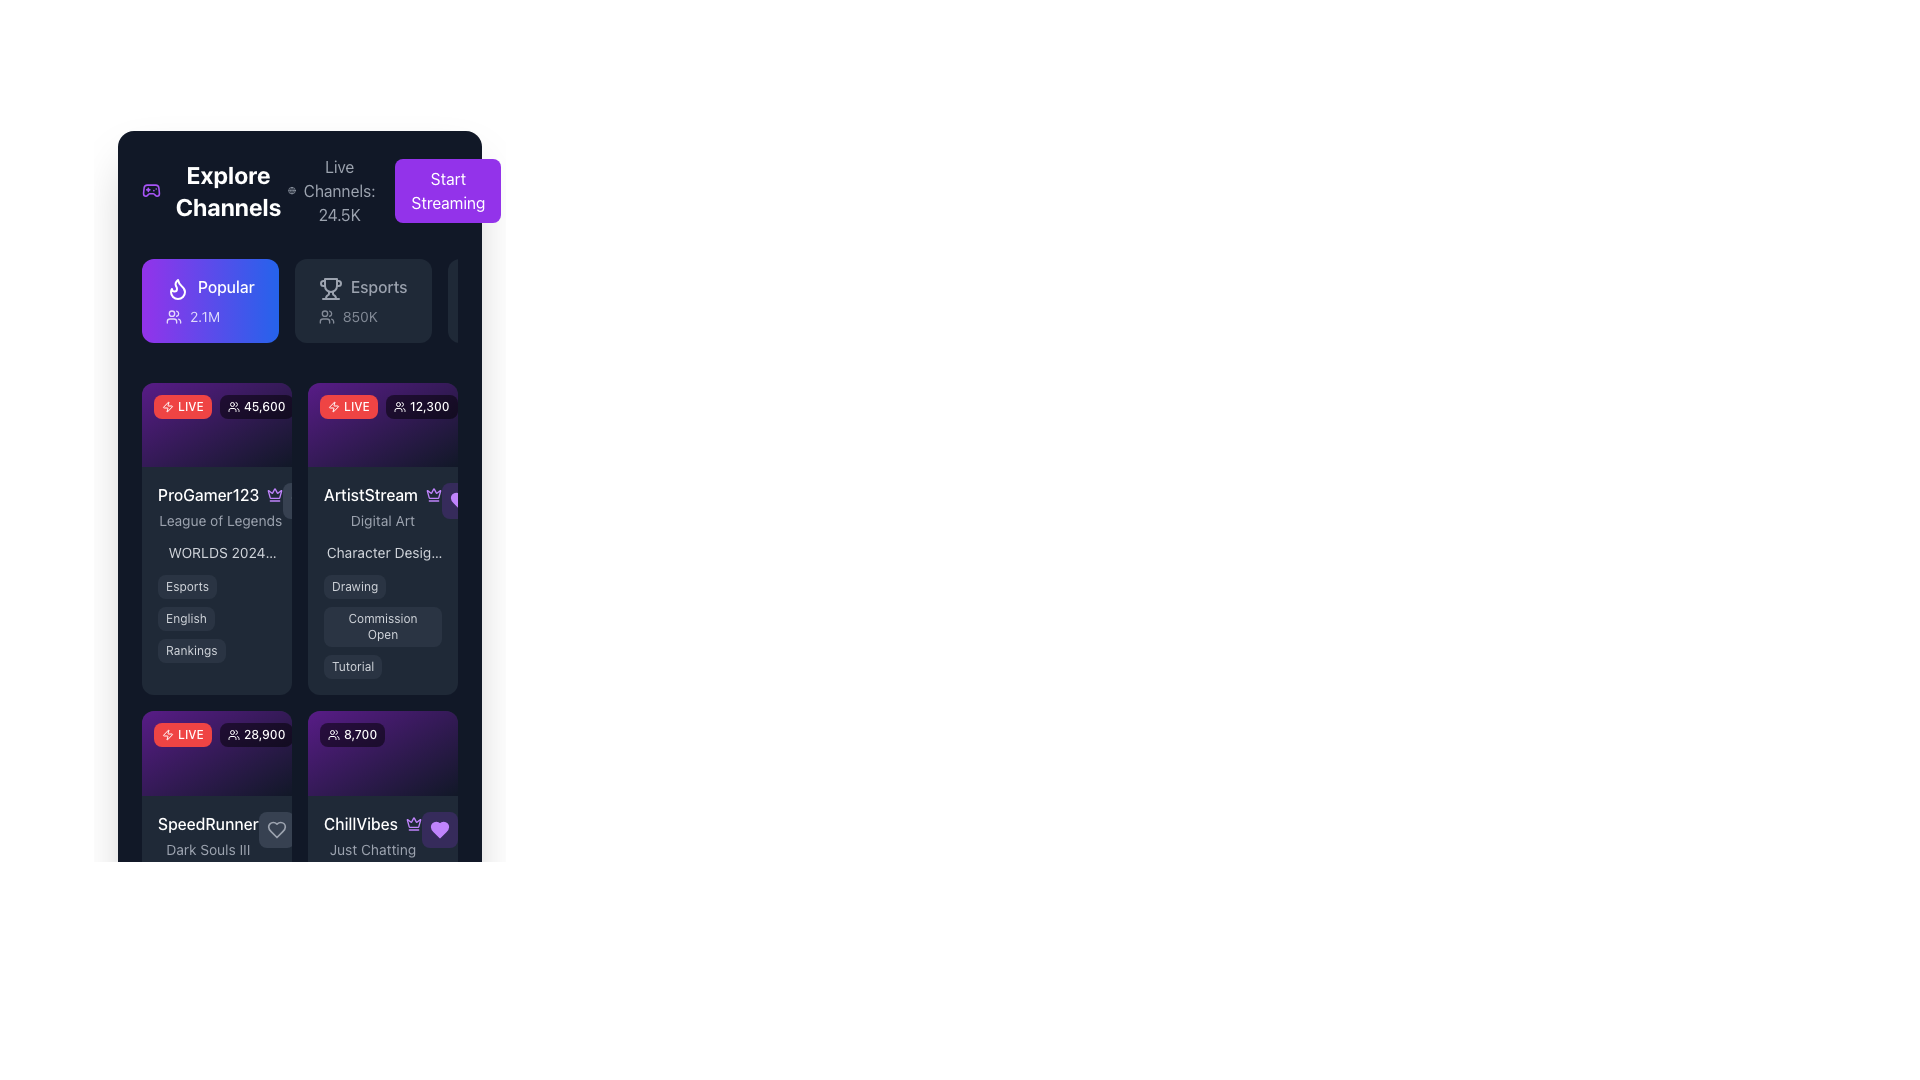  Describe the element at coordinates (459, 500) in the screenshot. I see `the heart-shaped icon located in the top-right corner of the 'ArtistStream' card` at that location.